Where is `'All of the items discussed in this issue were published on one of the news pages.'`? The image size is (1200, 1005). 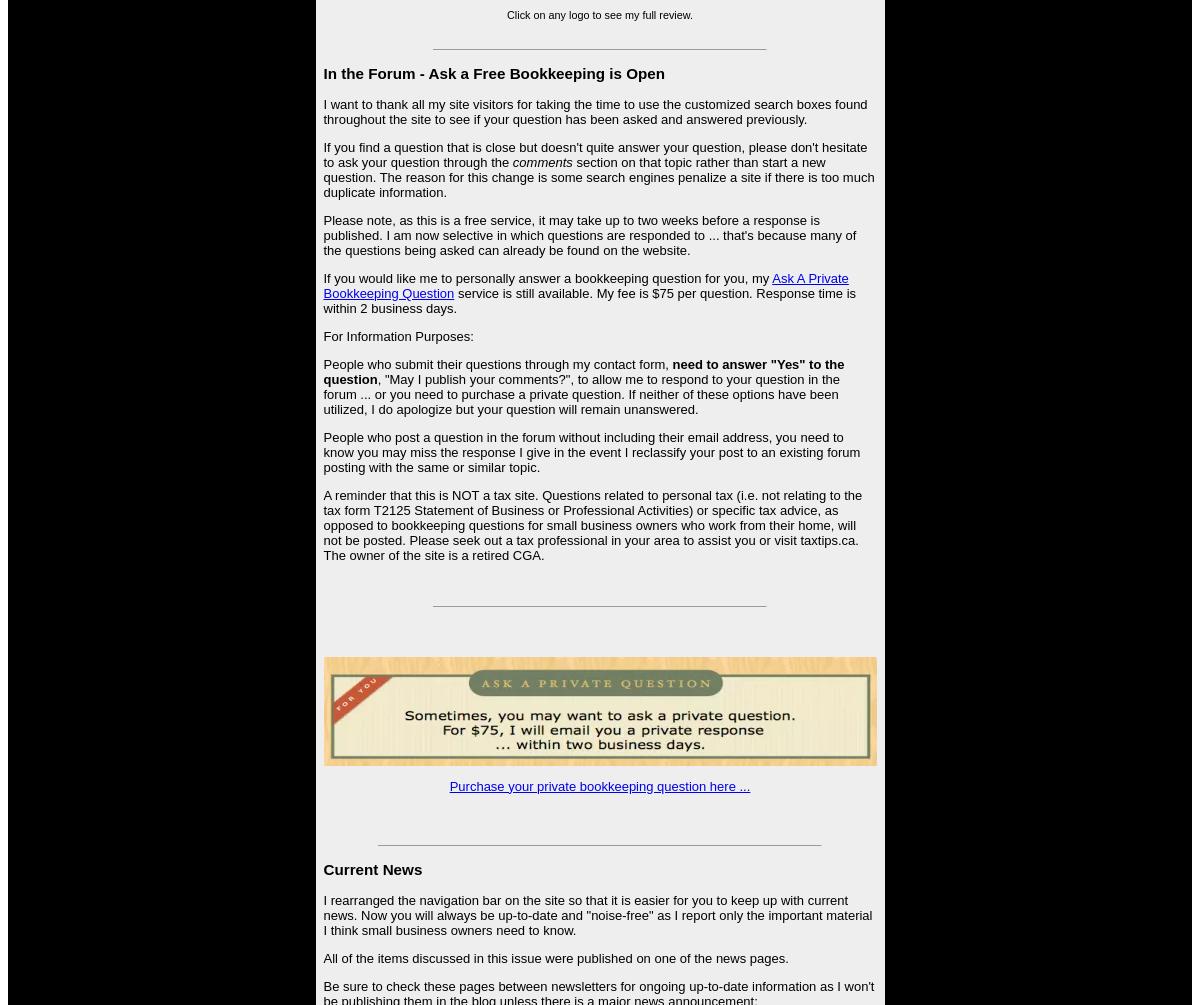
'All of the items discussed in this issue were published on one of the news pages.' is located at coordinates (554, 957).